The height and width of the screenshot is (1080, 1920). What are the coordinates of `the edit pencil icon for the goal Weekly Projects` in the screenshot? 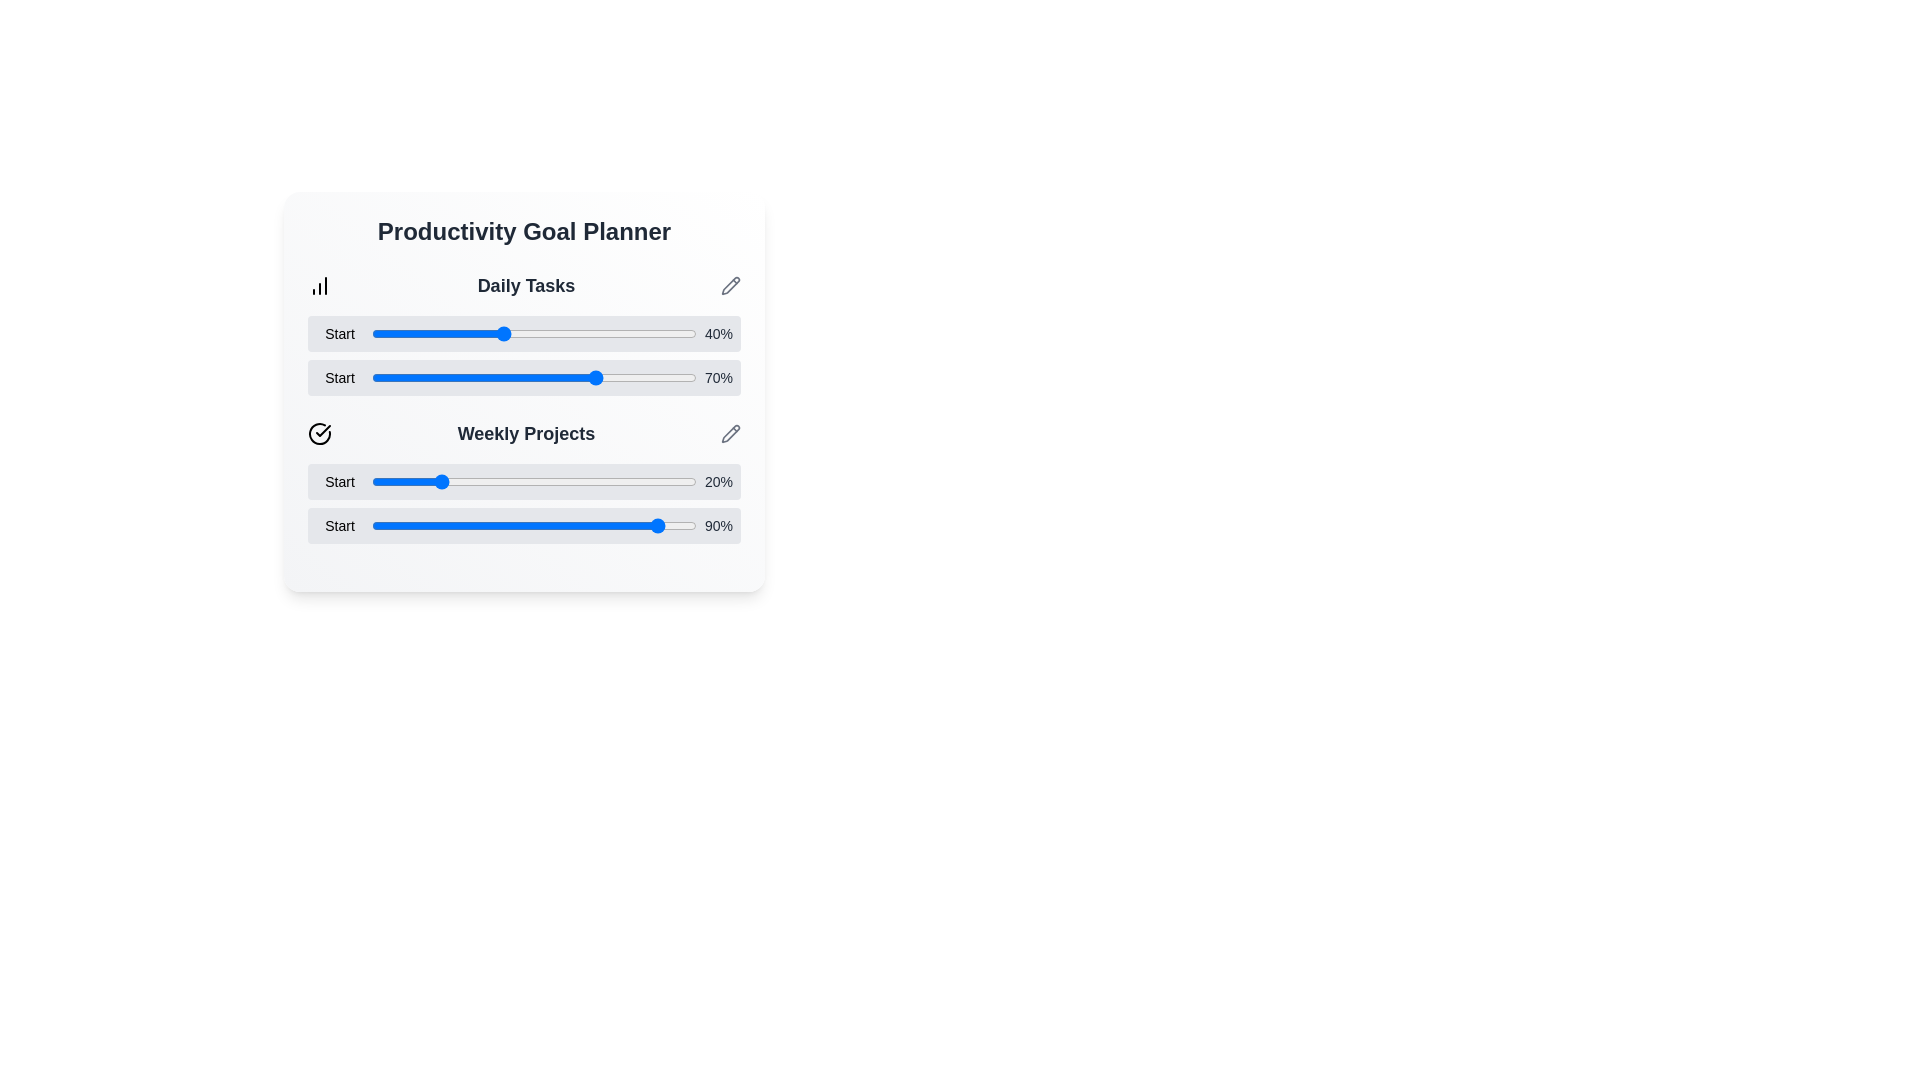 It's located at (729, 433).